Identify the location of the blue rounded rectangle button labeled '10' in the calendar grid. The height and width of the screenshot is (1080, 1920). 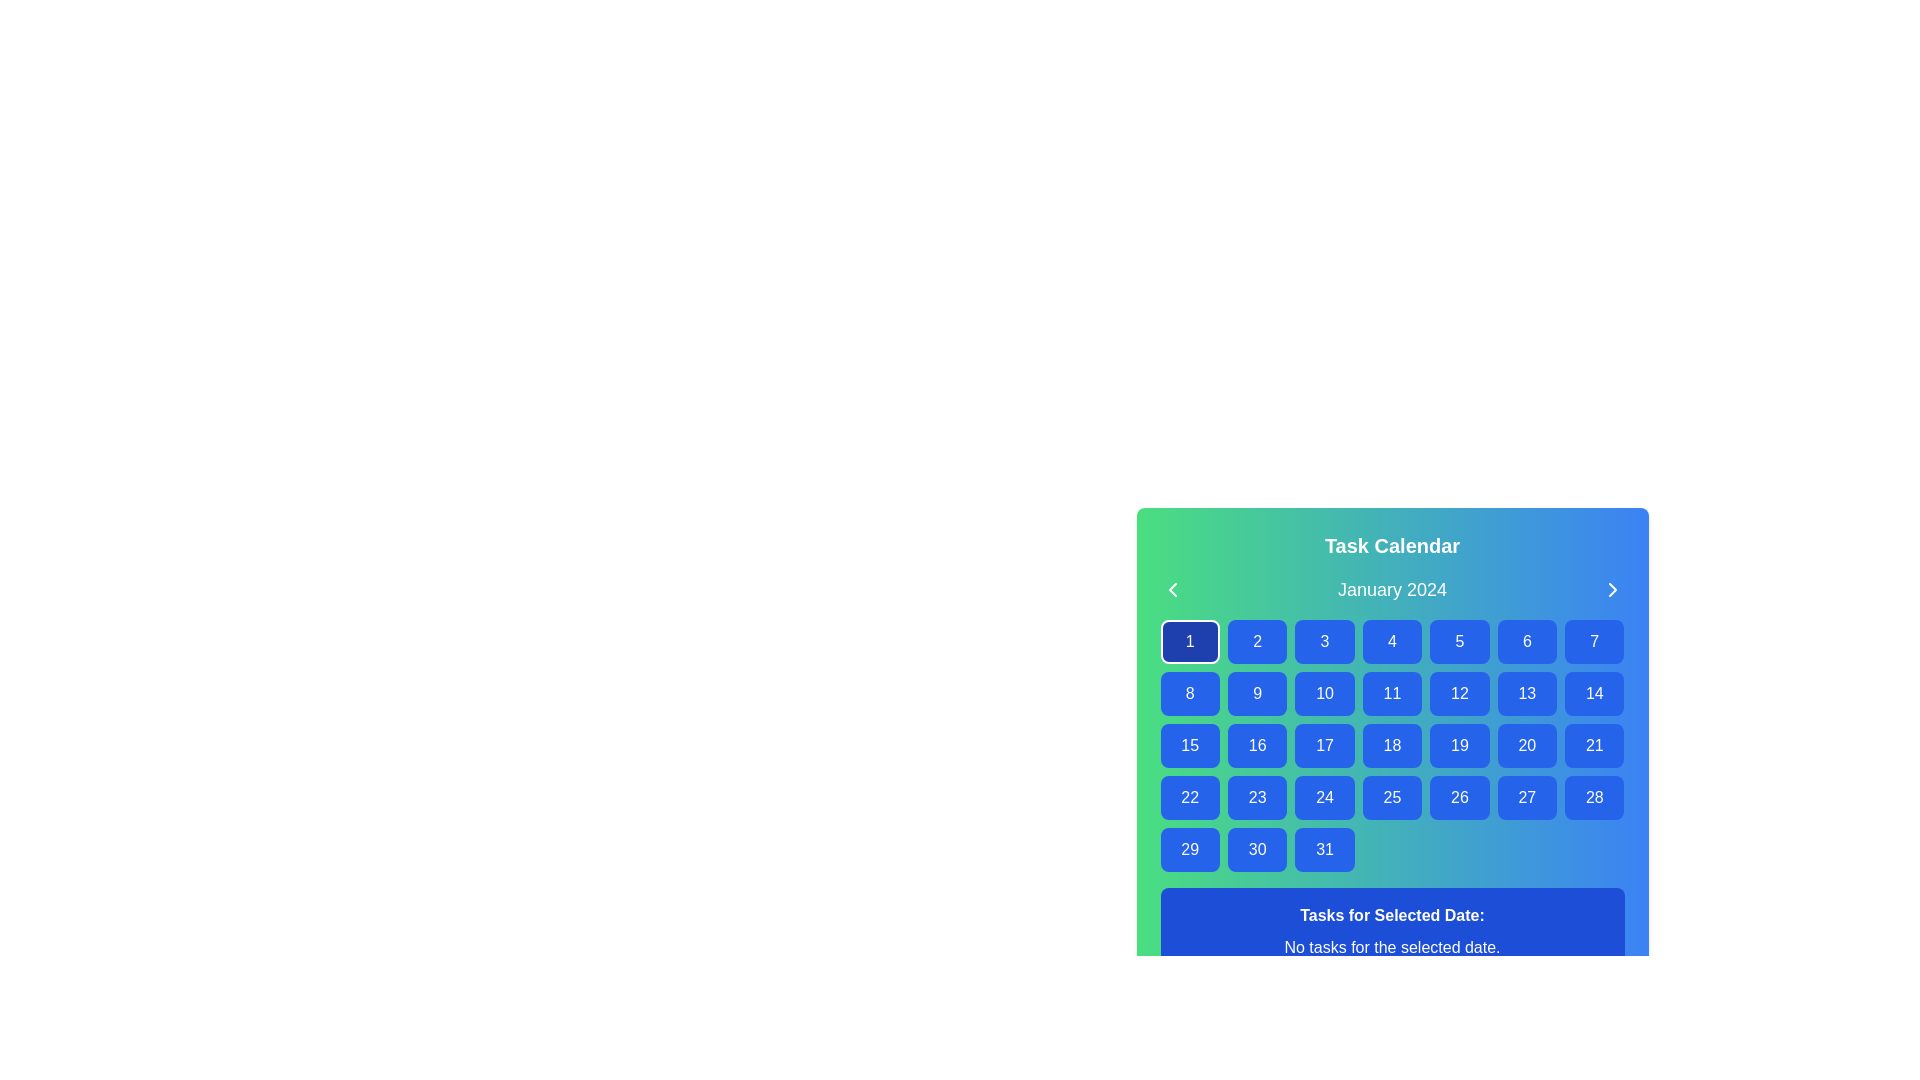
(1324, 693).